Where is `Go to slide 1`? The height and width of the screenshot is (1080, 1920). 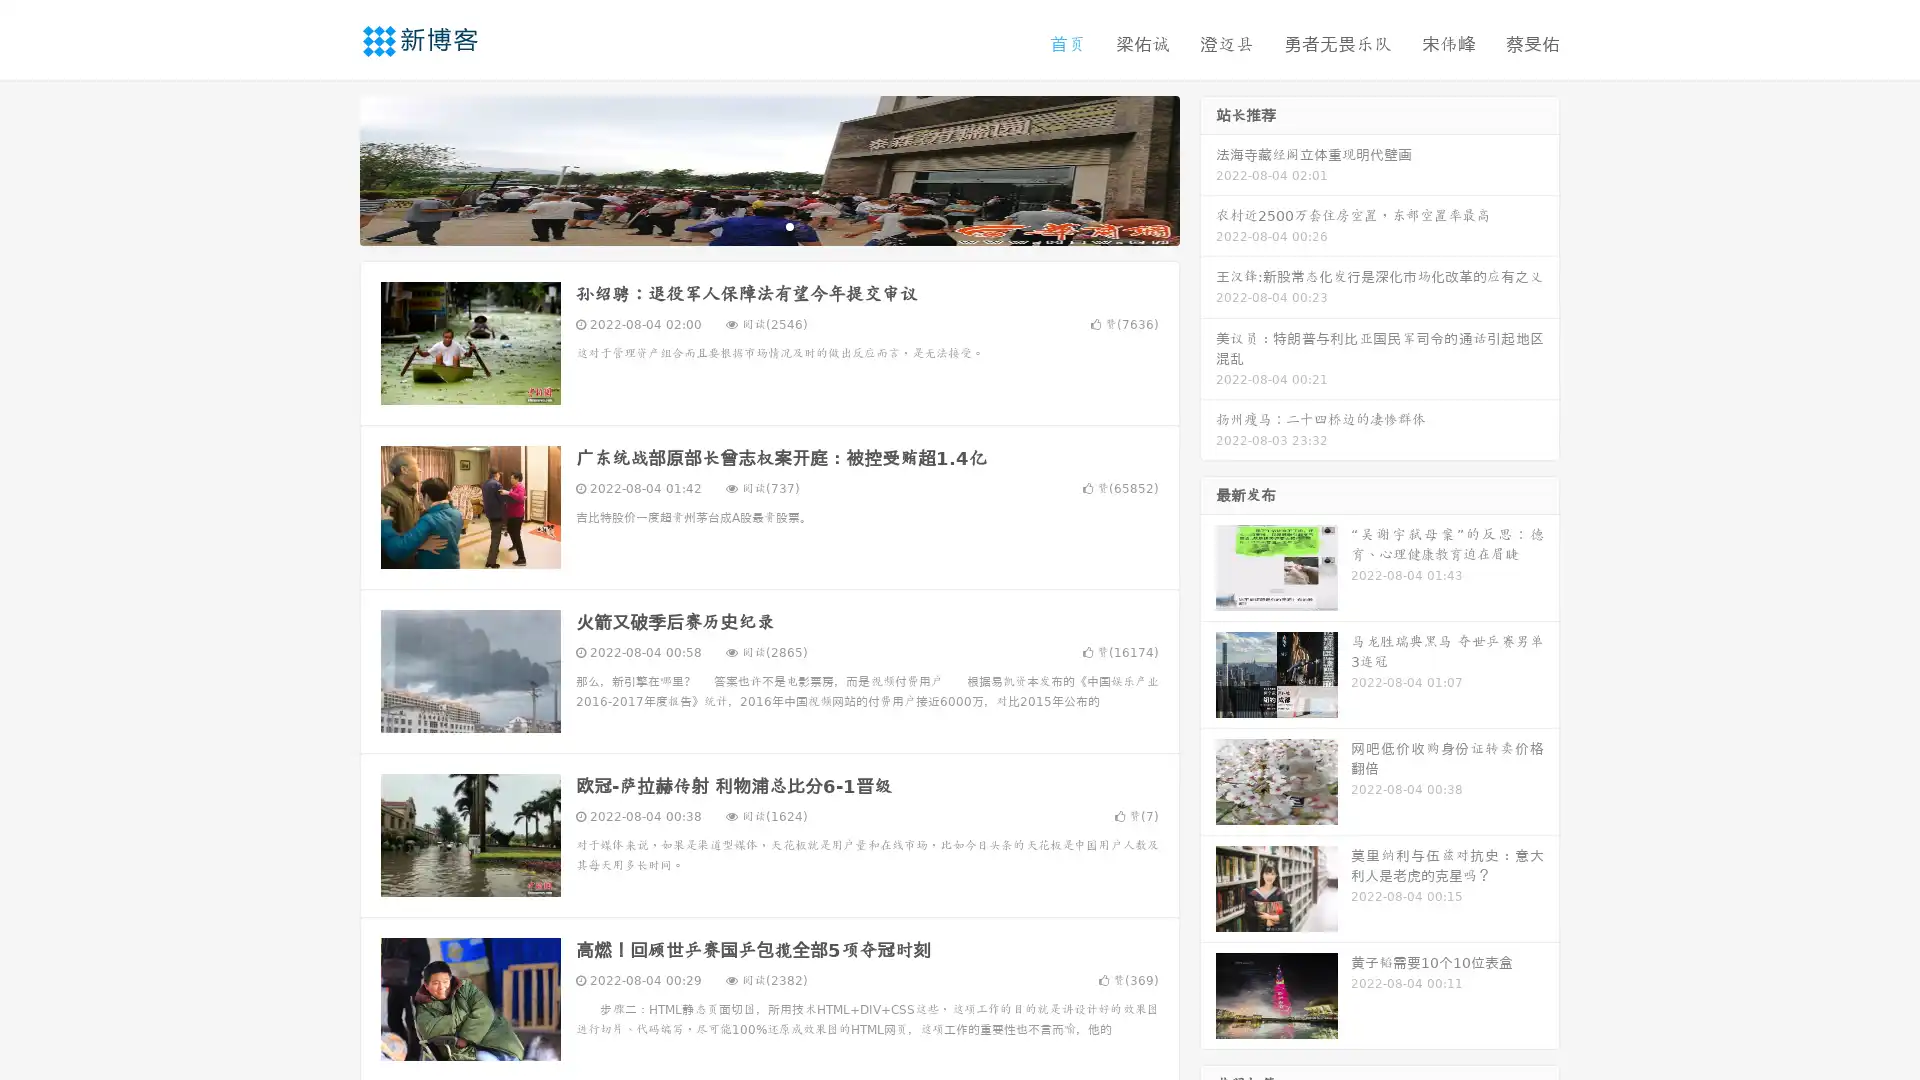
Go to slide 1 is located at coordinates (748, 225).